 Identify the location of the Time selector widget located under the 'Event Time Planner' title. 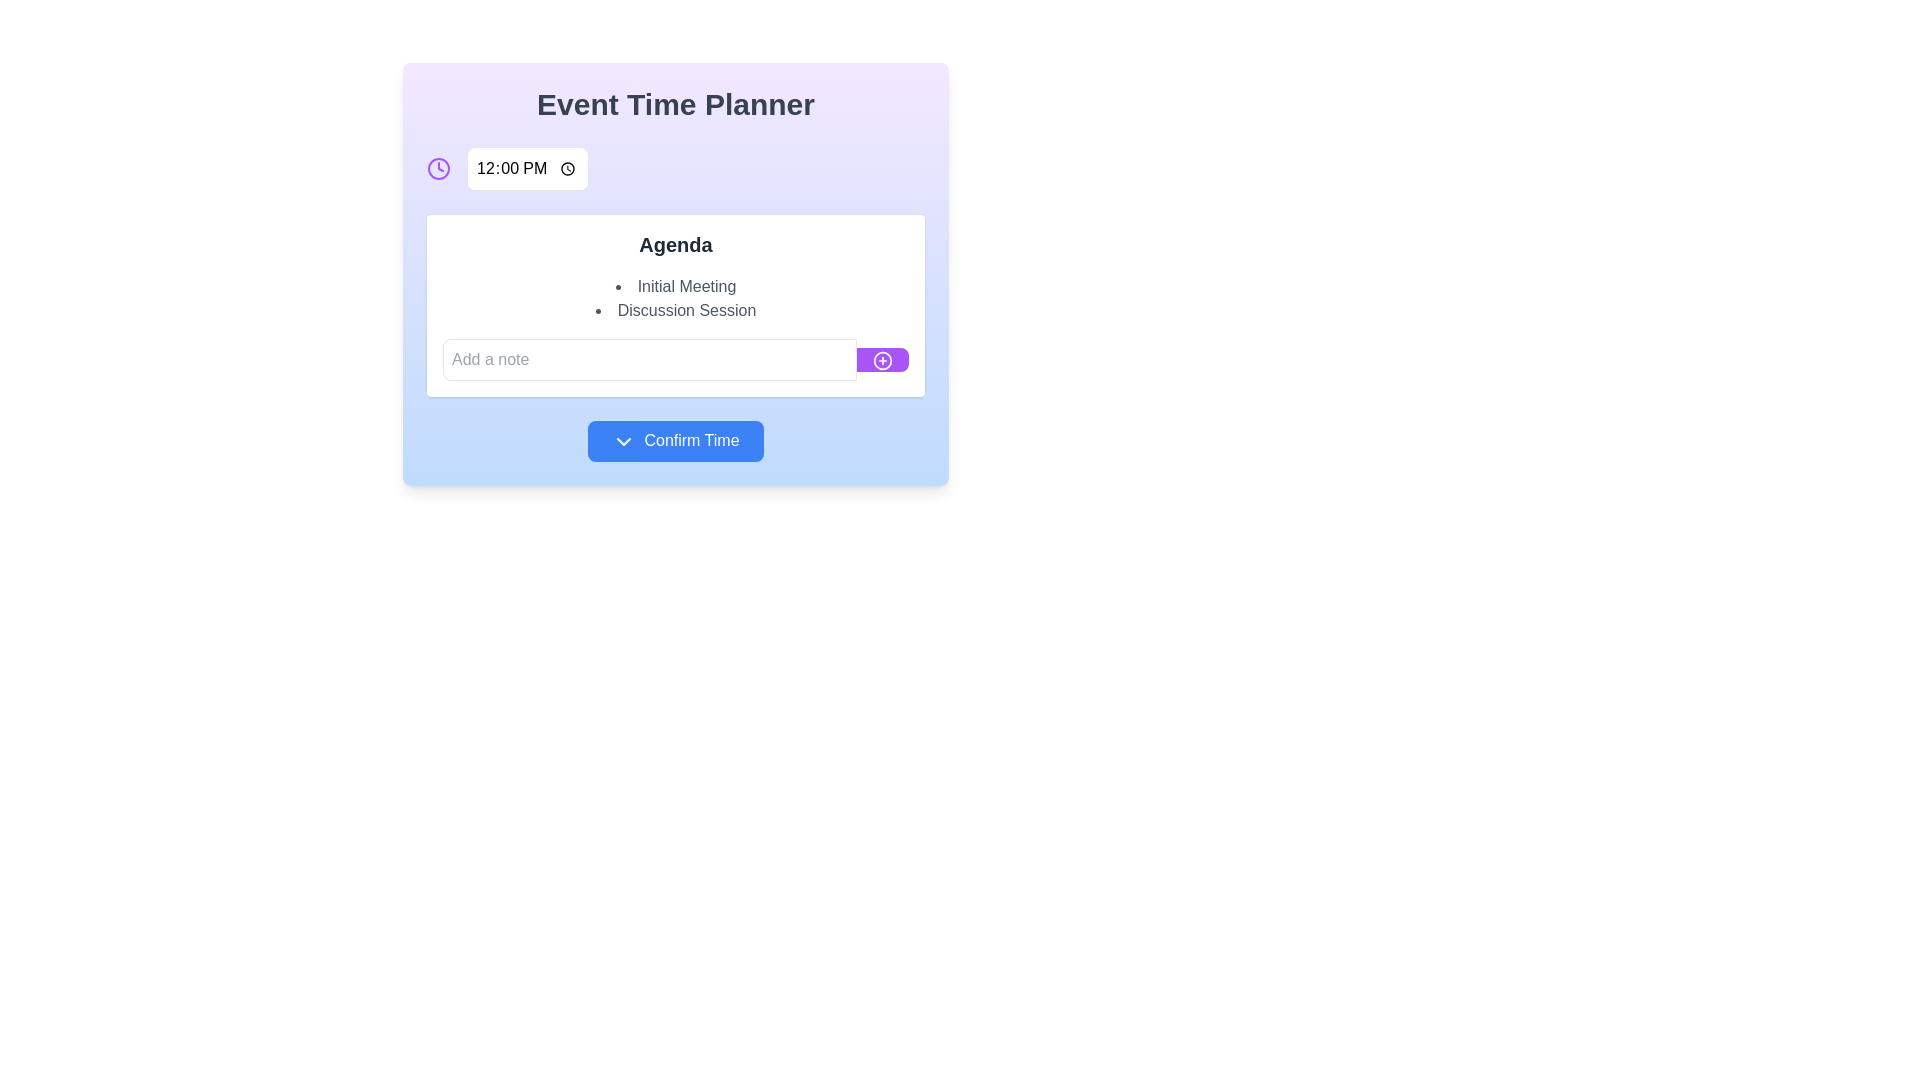
(676, 168).